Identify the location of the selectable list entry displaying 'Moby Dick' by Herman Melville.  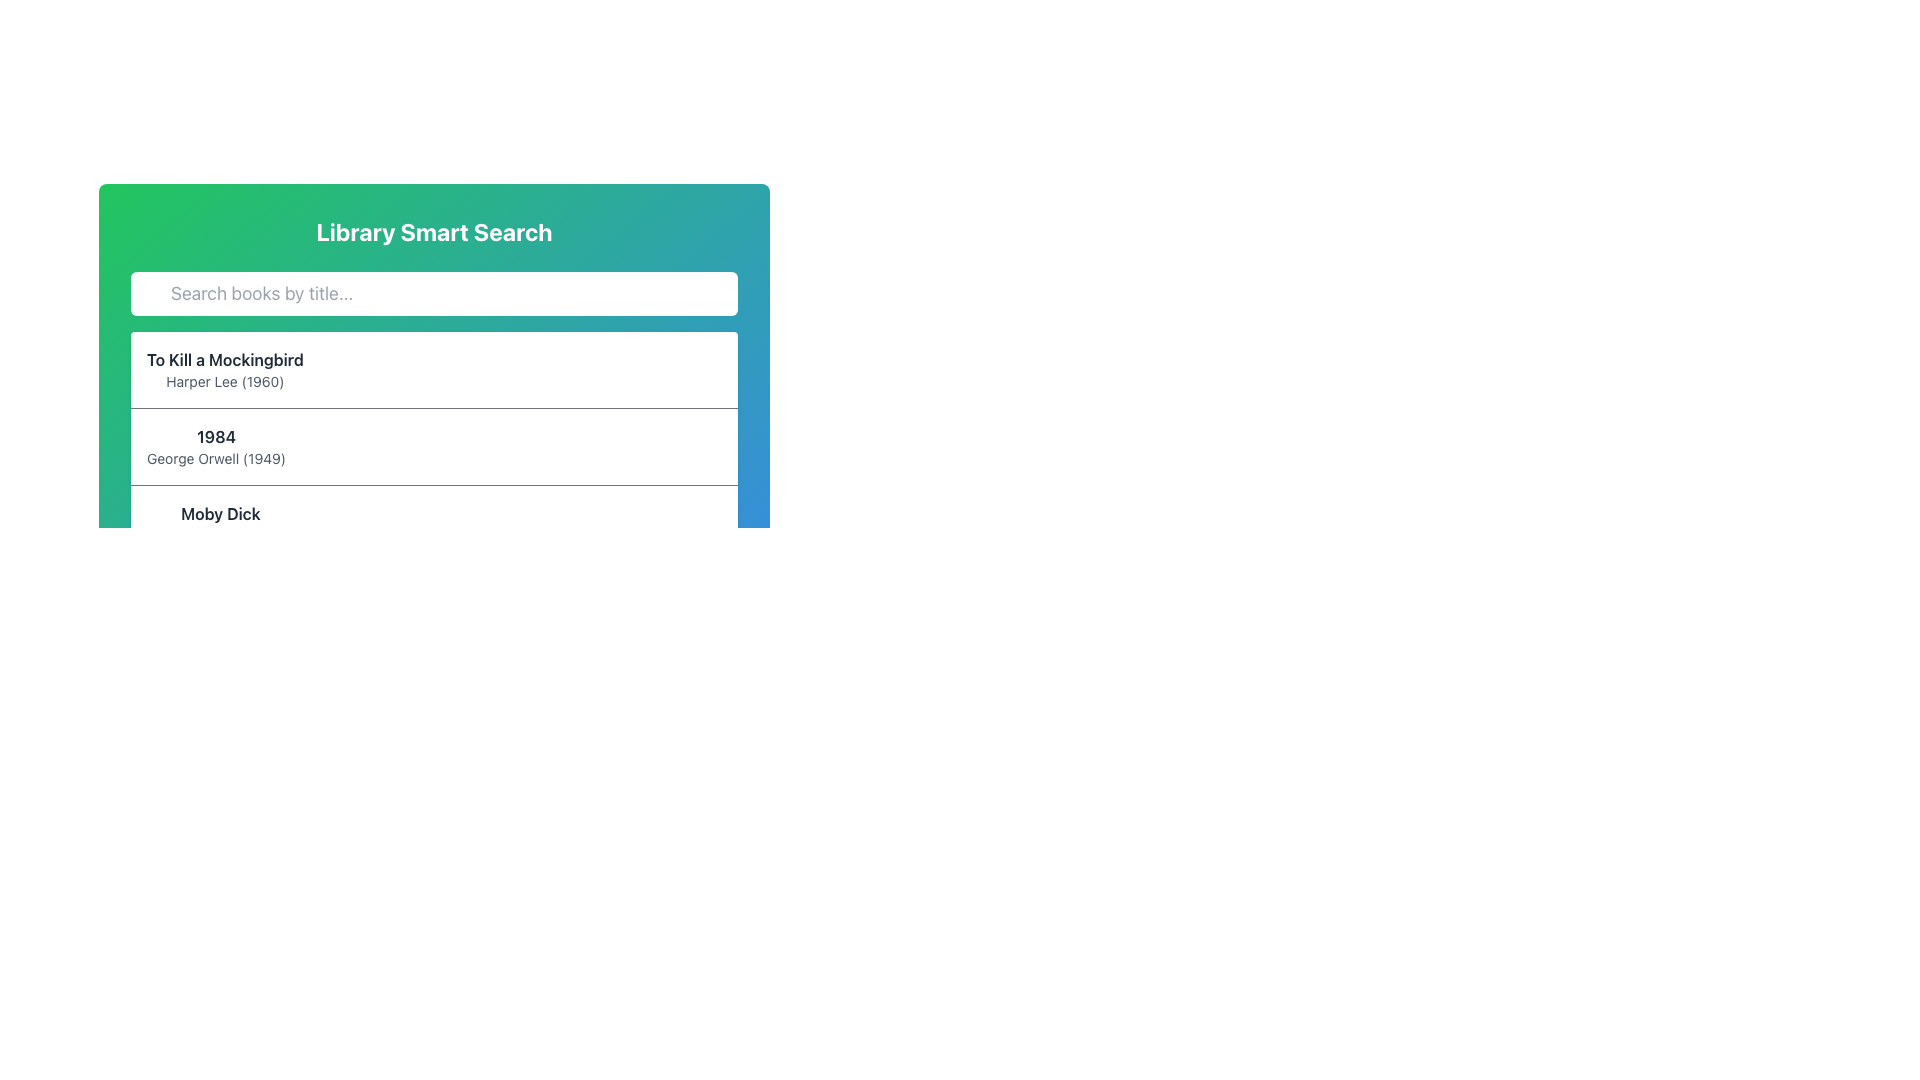
(433, 522).